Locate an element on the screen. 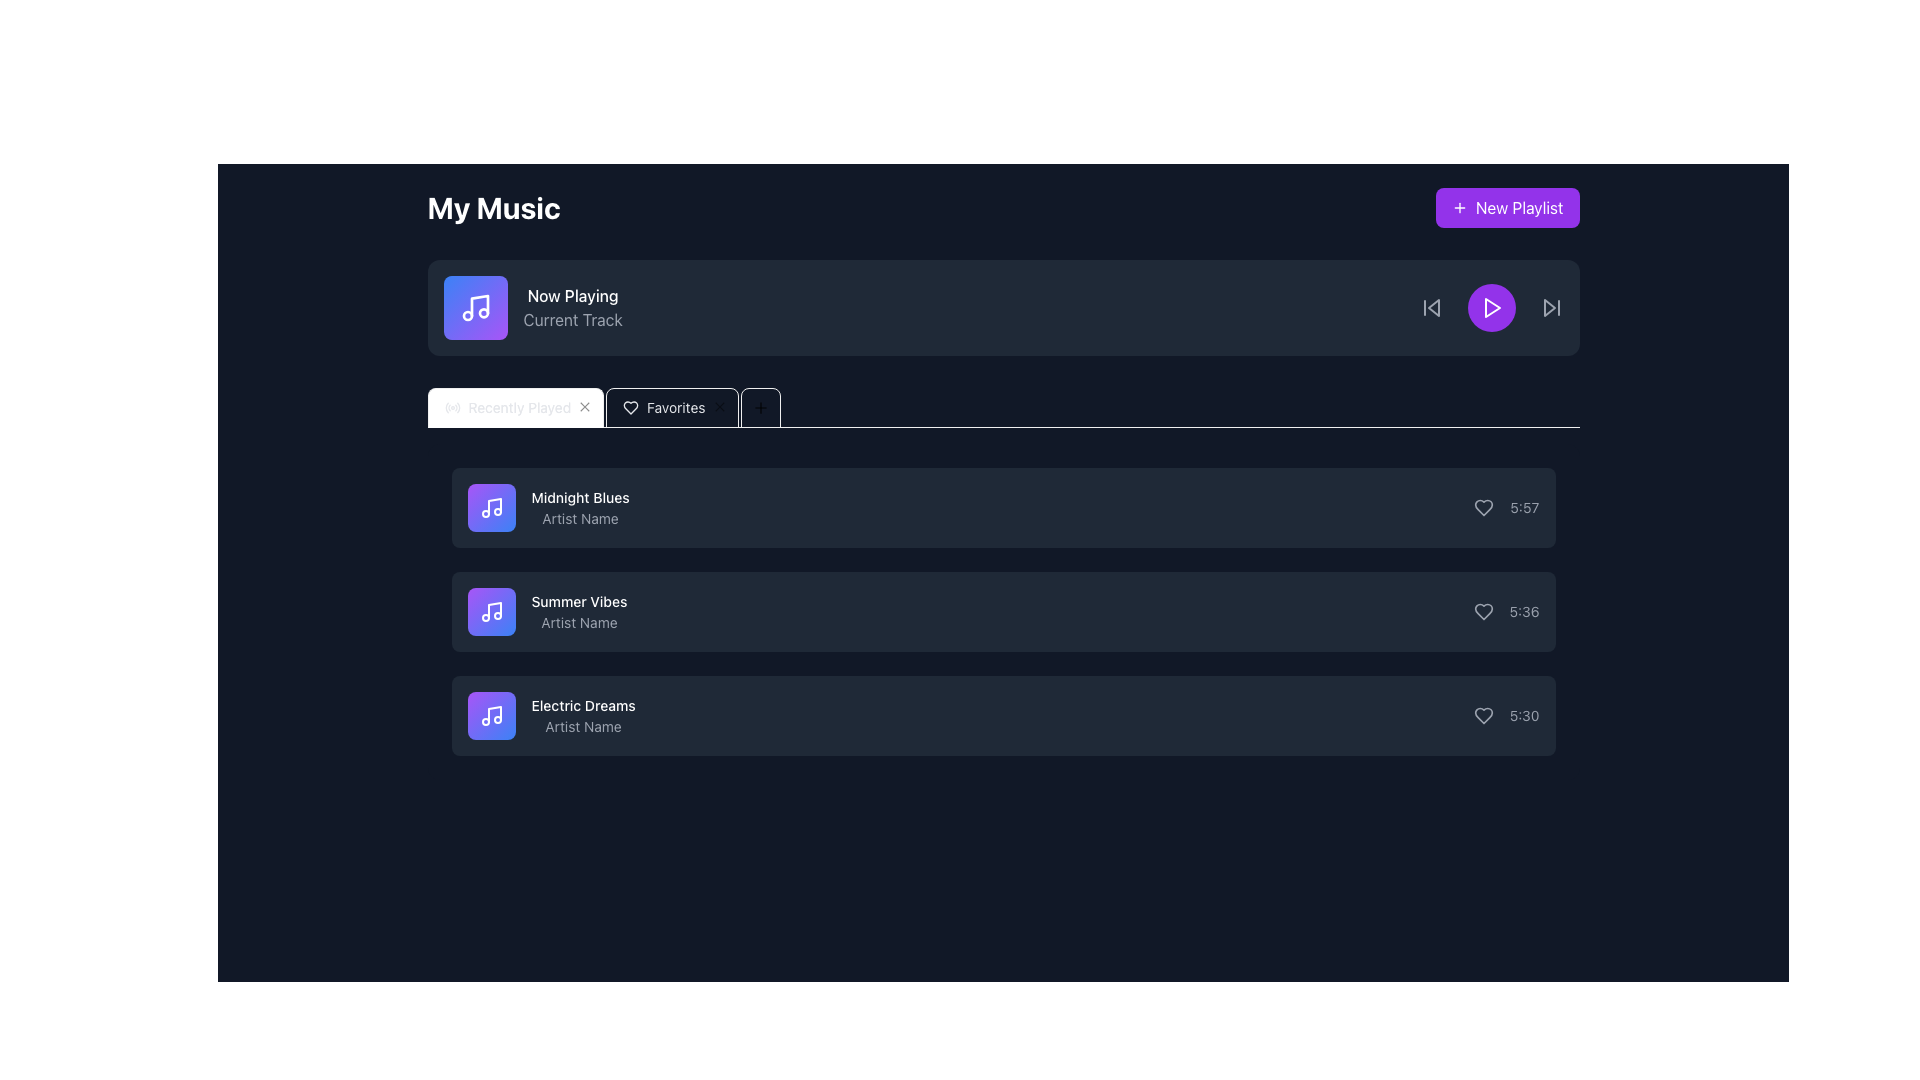 Image resolution: width=1920 pixels, height=1080 pixels. the Active tab indicator located below the 'Recently Played' tab in the tab navigation bar to visually indicate the current active context is located at coordinates (515, 426).